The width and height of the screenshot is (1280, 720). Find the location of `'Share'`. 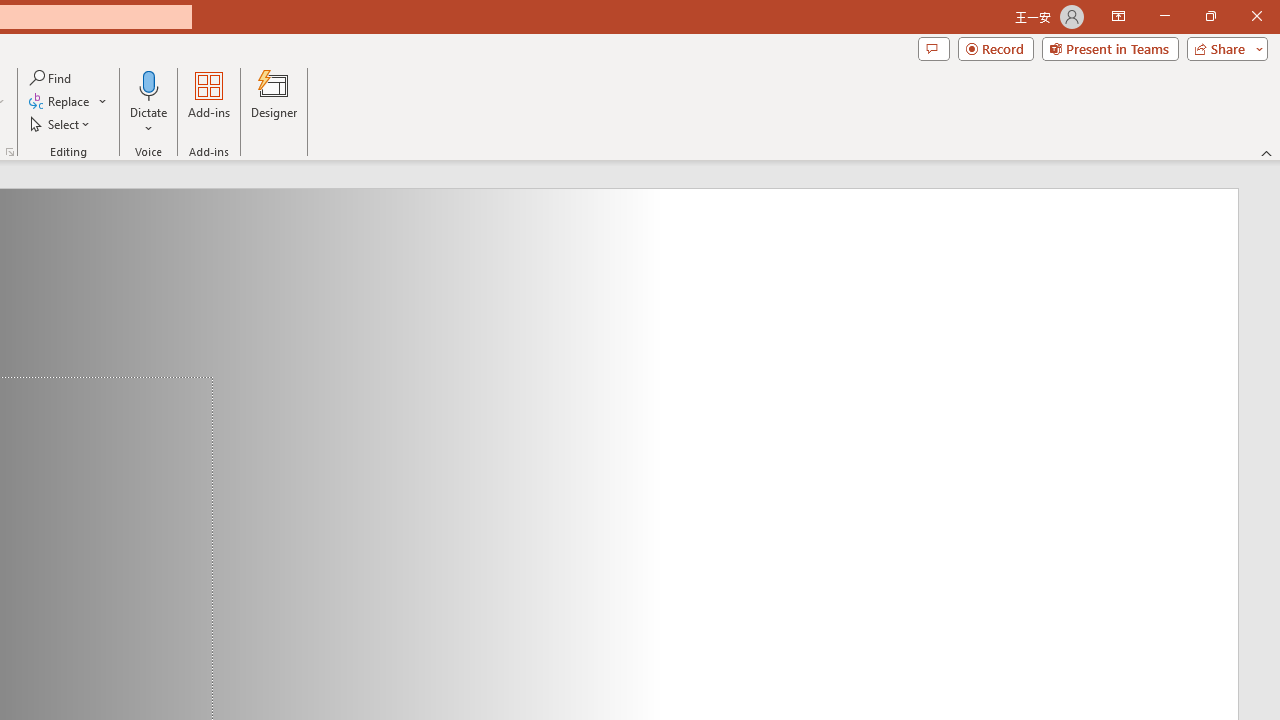

'Share' is located at coordinates (1222, 47).